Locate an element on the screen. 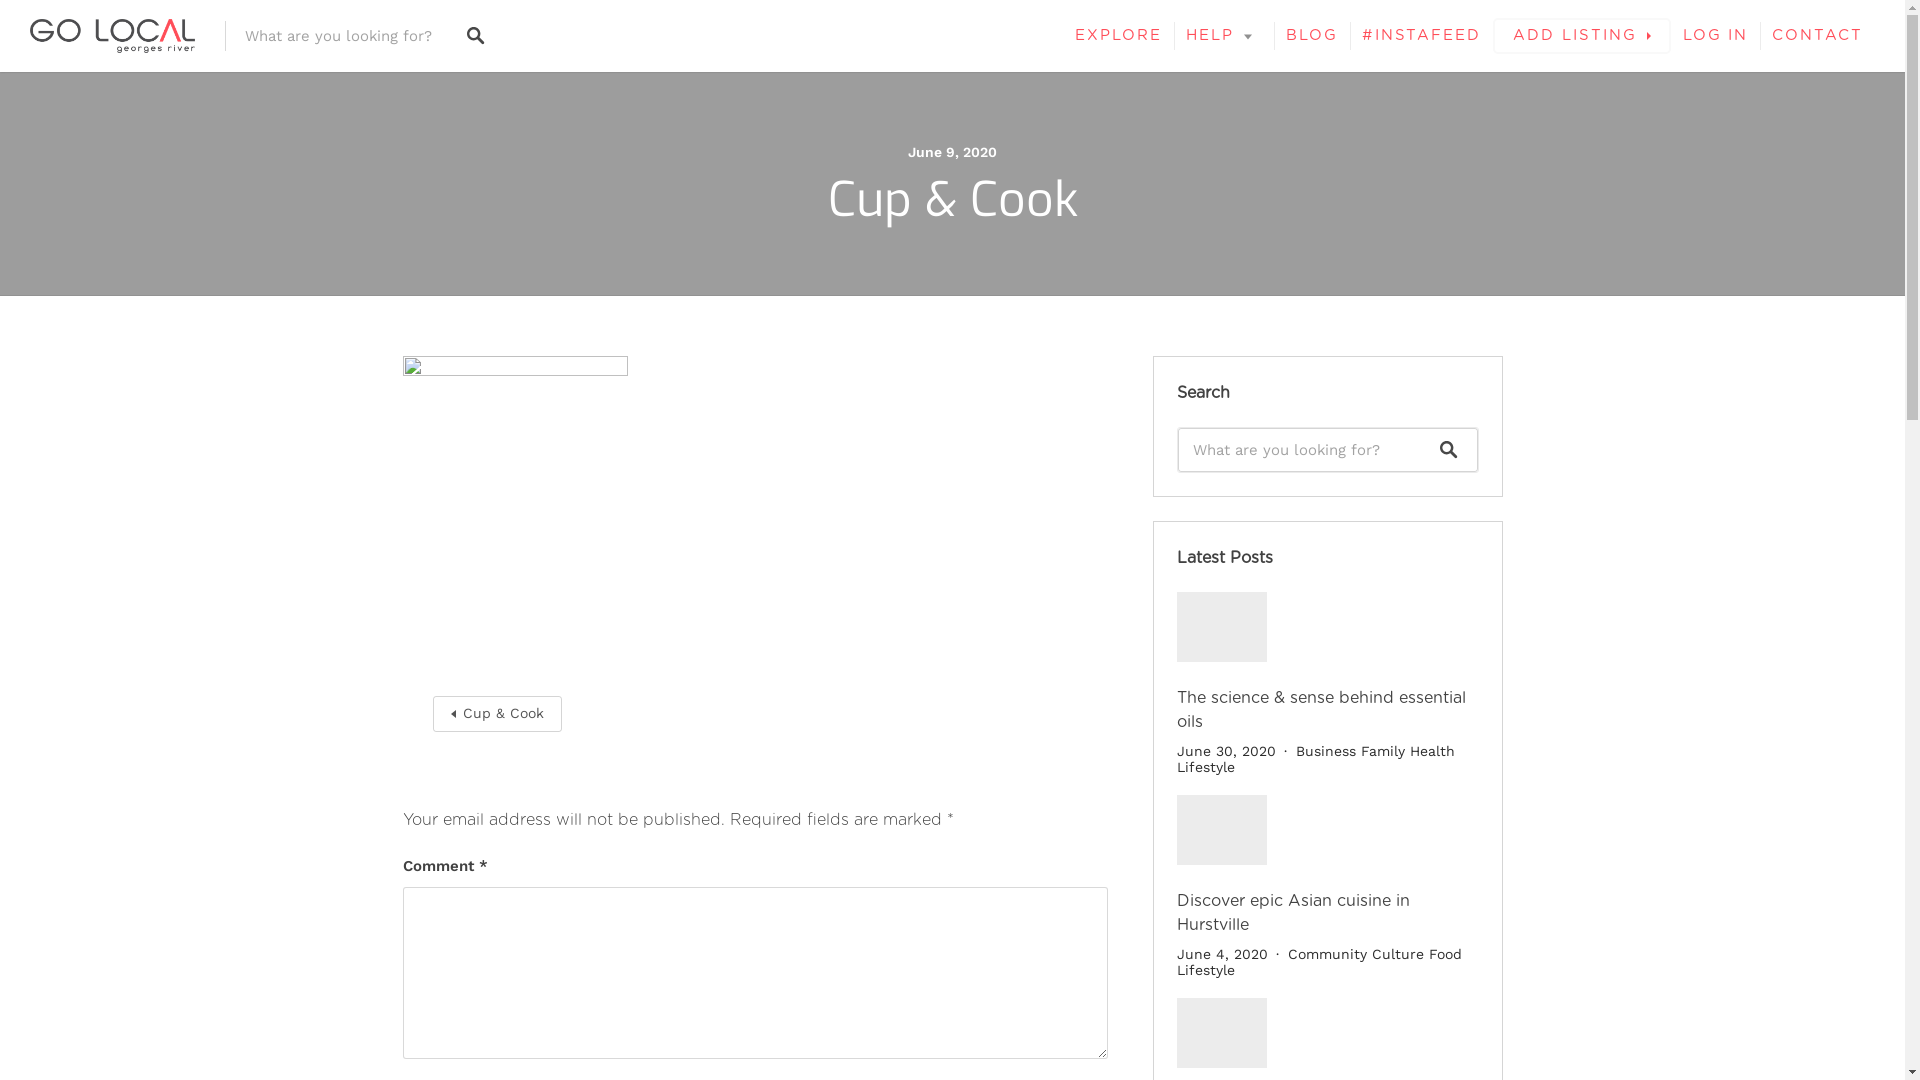  '#INSTAFEED' is located at coordinates (1420, 36).